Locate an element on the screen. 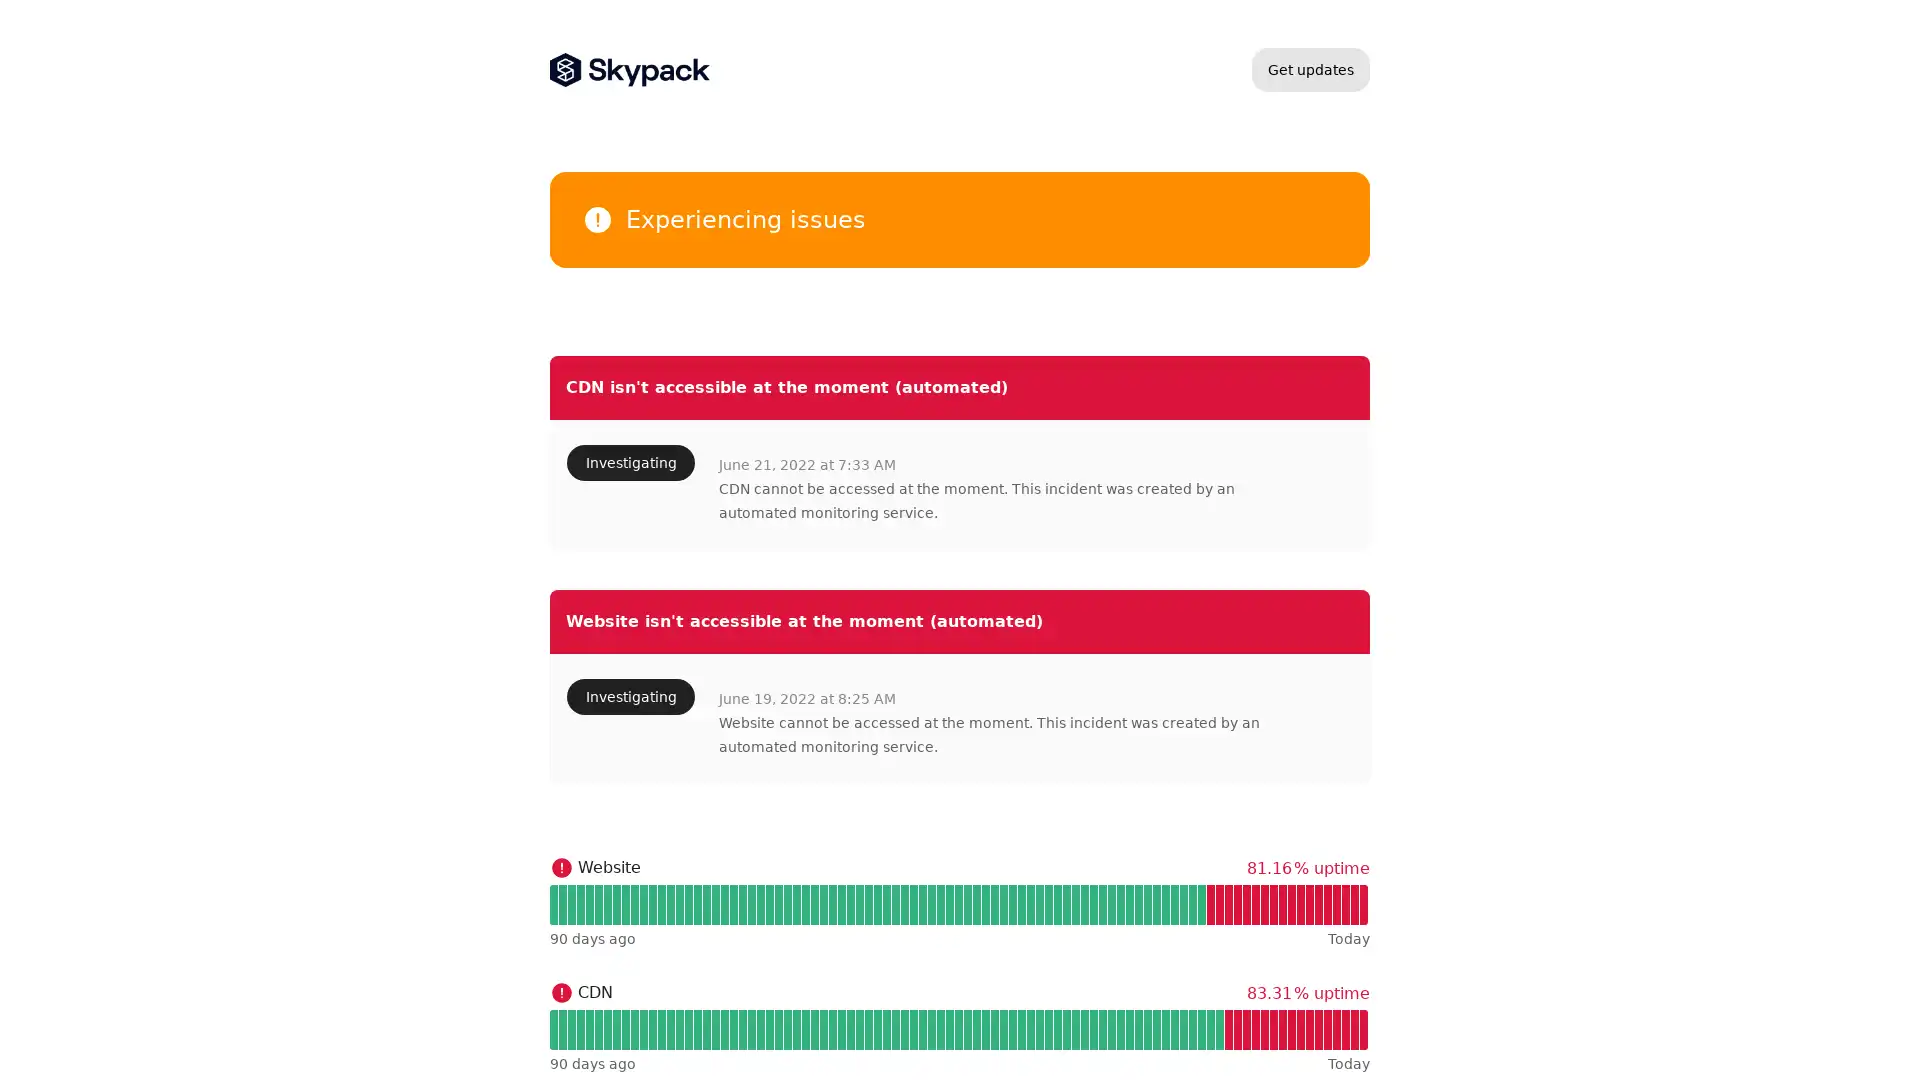 This screenshot has width=1920, height=1080. Get updates is located at coordinates (1310, 68).